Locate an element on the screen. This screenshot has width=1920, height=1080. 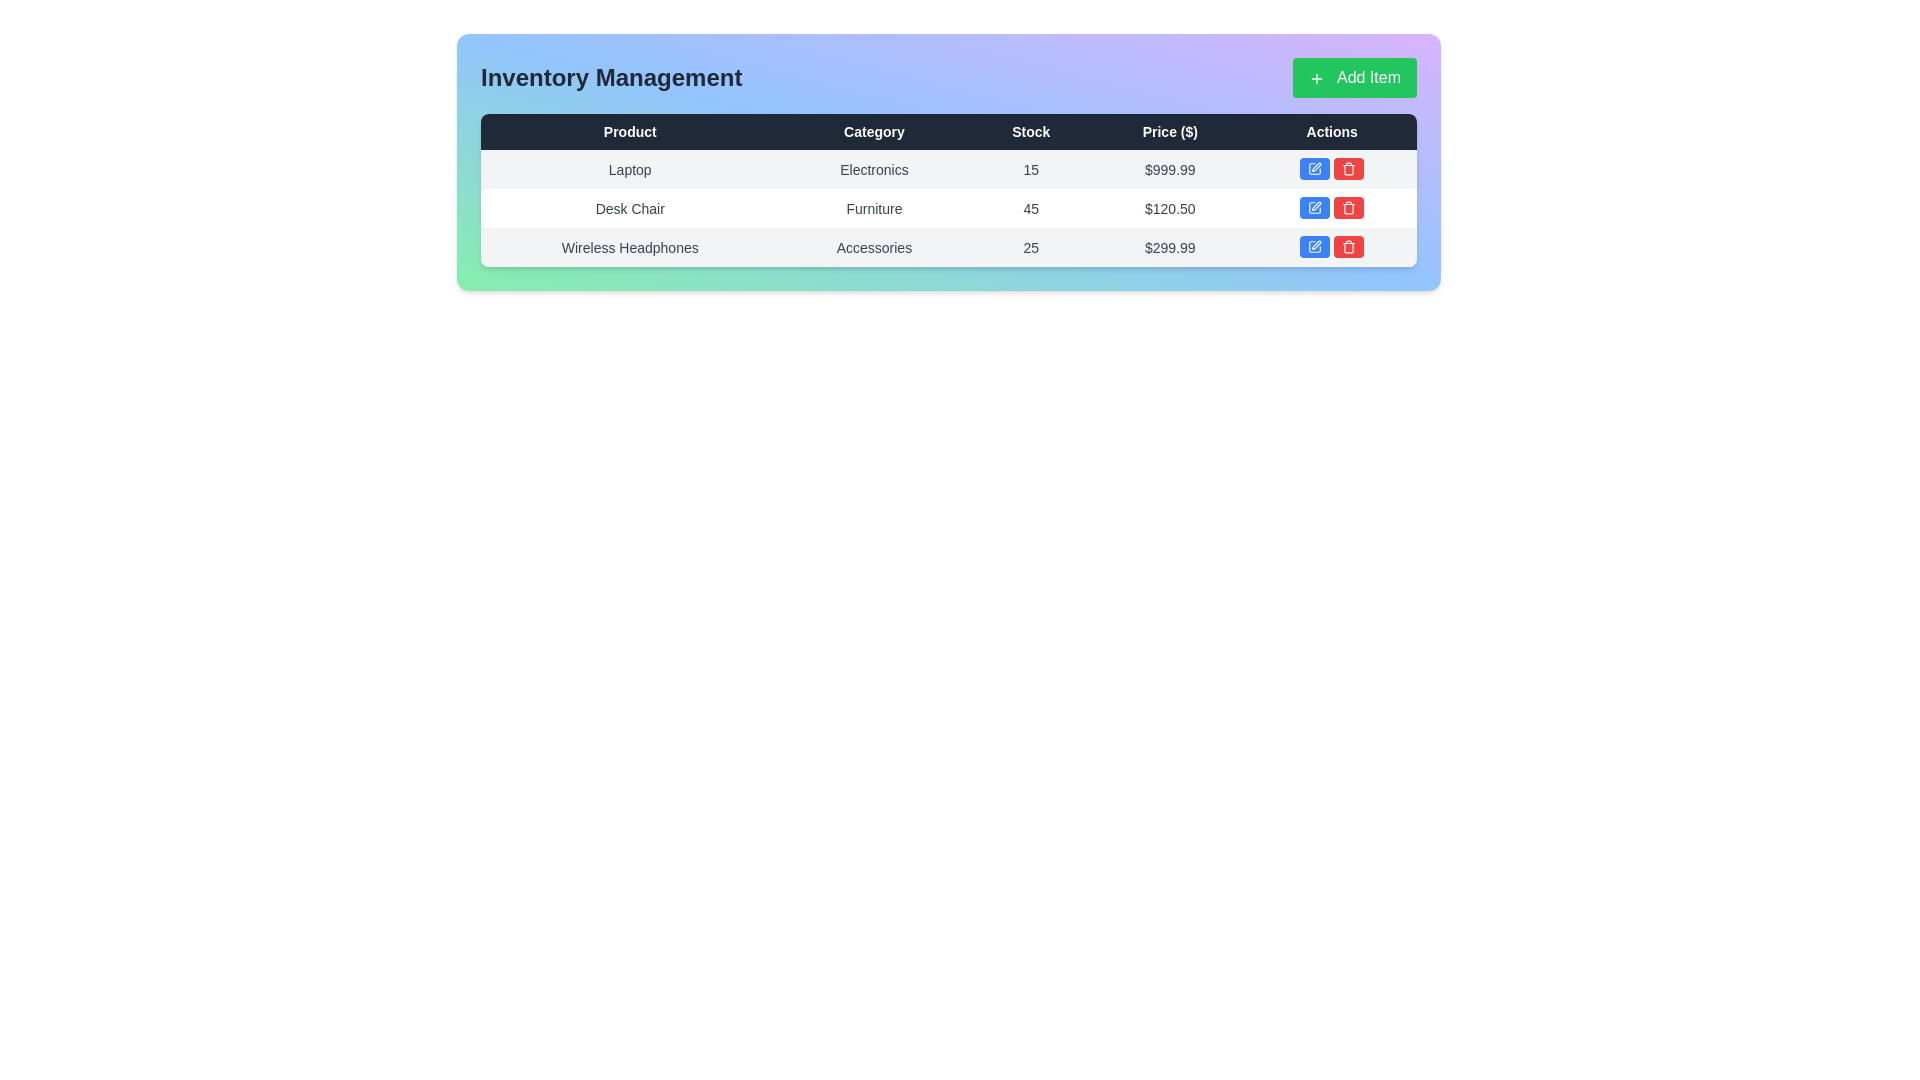
the 'Add Item' icon located is located at coordinates (1317, 77).